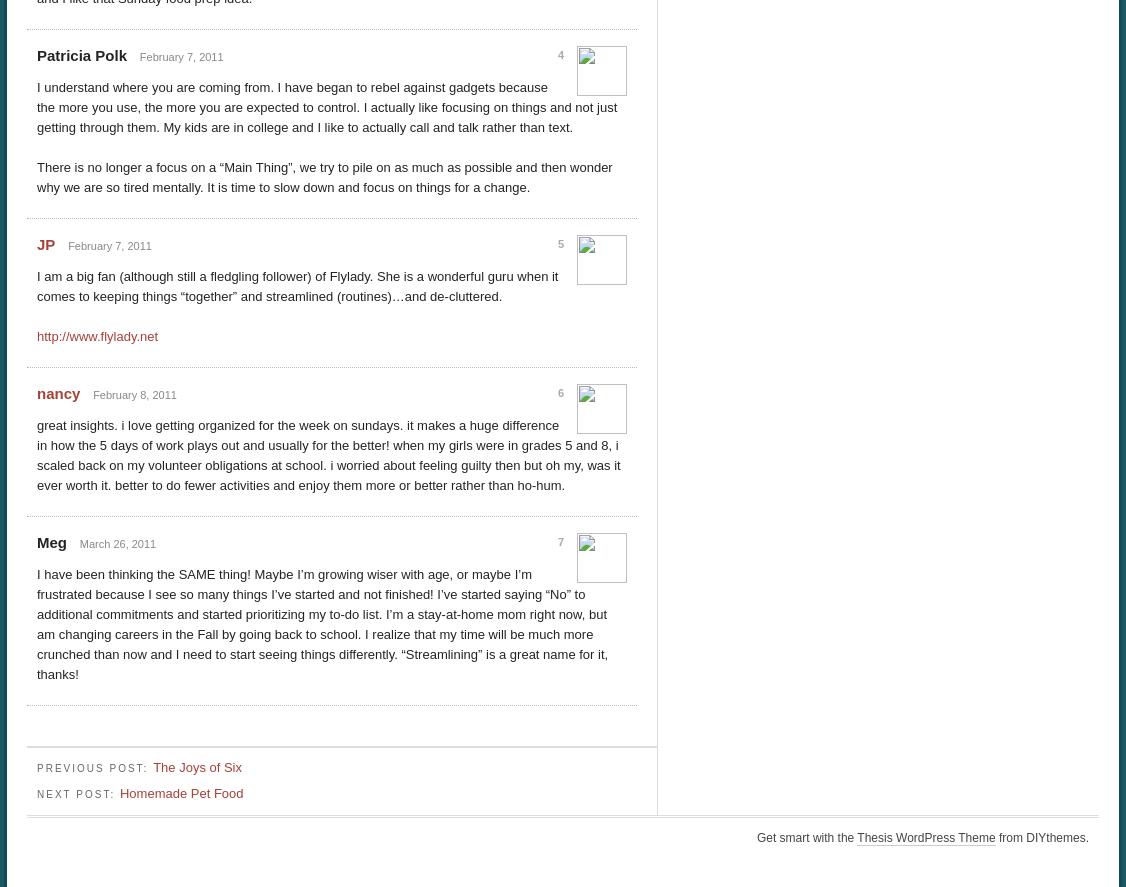 This screenshot has height=887, width=1126. I want to click on 'Patricia Polk', so click(80, 54).